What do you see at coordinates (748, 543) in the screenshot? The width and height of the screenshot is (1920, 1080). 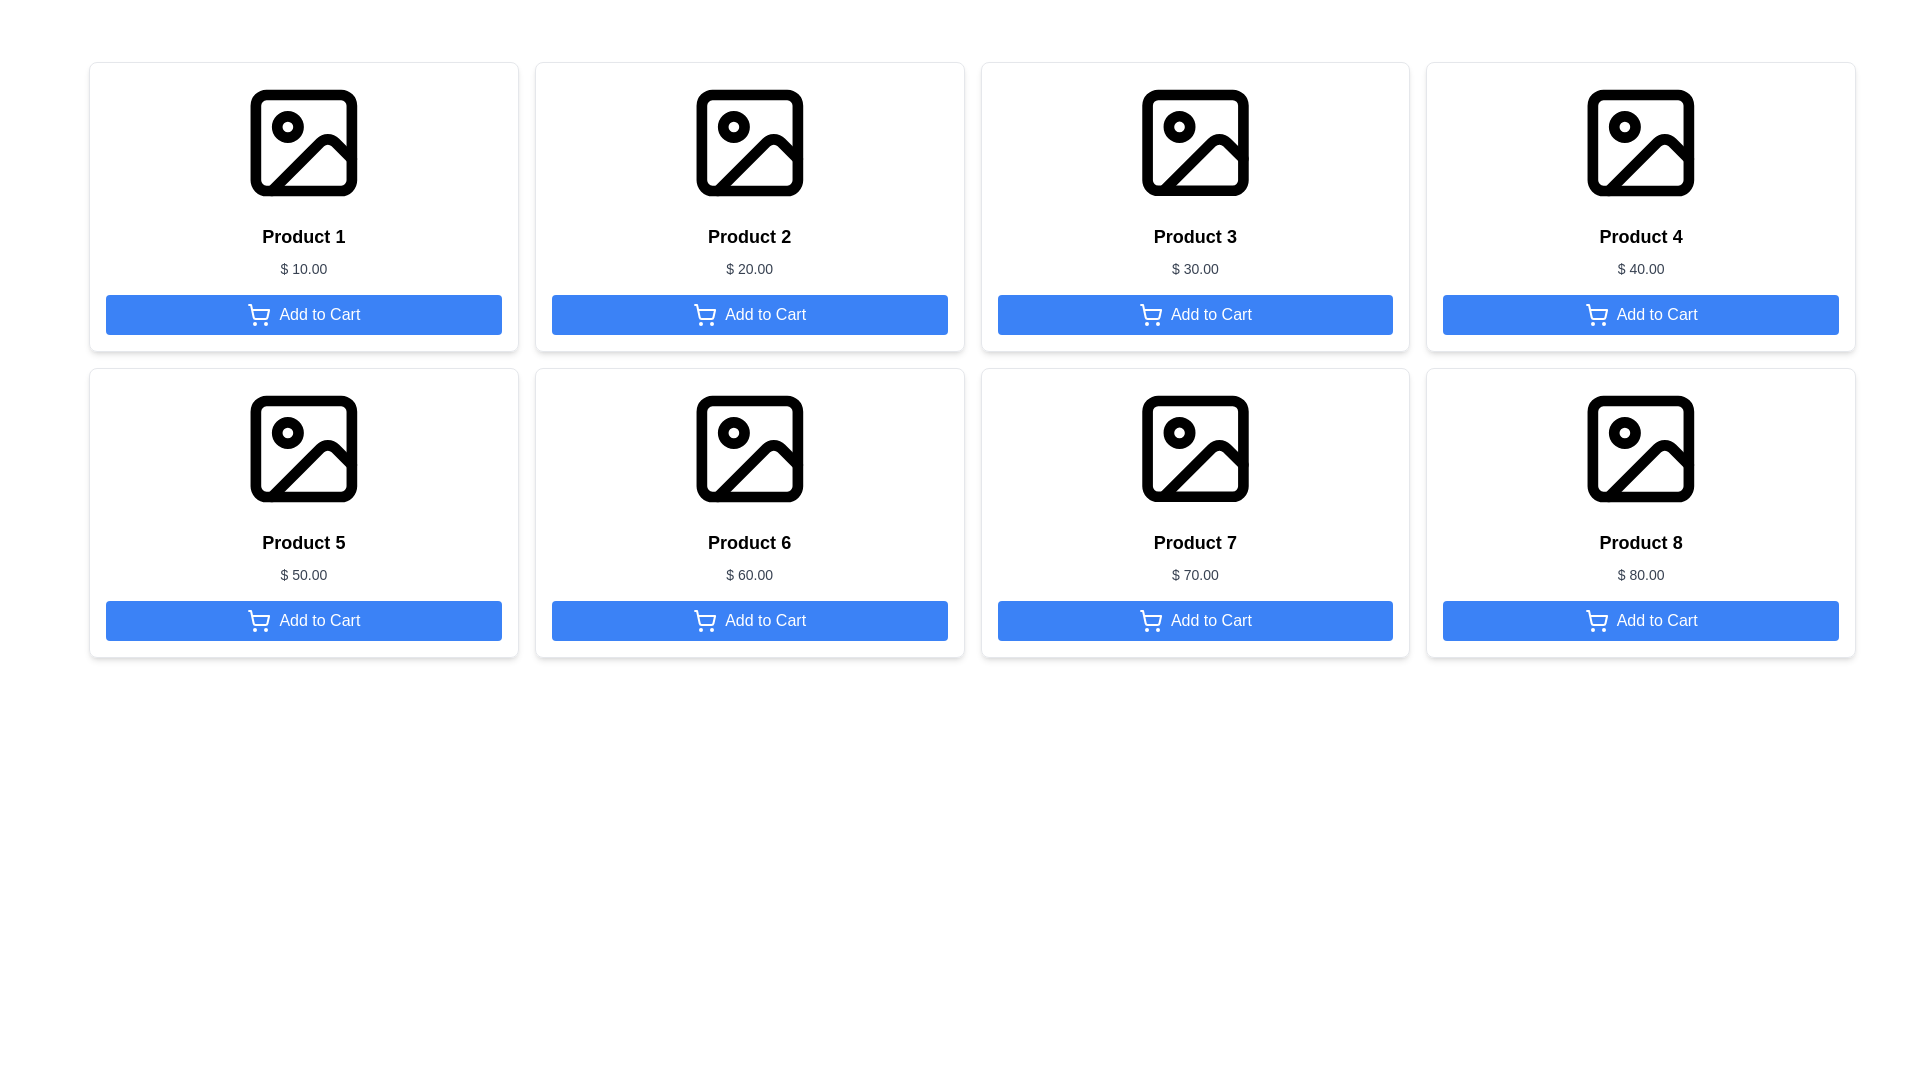 I see `the product title text located in the second row, third column of the product grid` at bounding box center [748, 543].